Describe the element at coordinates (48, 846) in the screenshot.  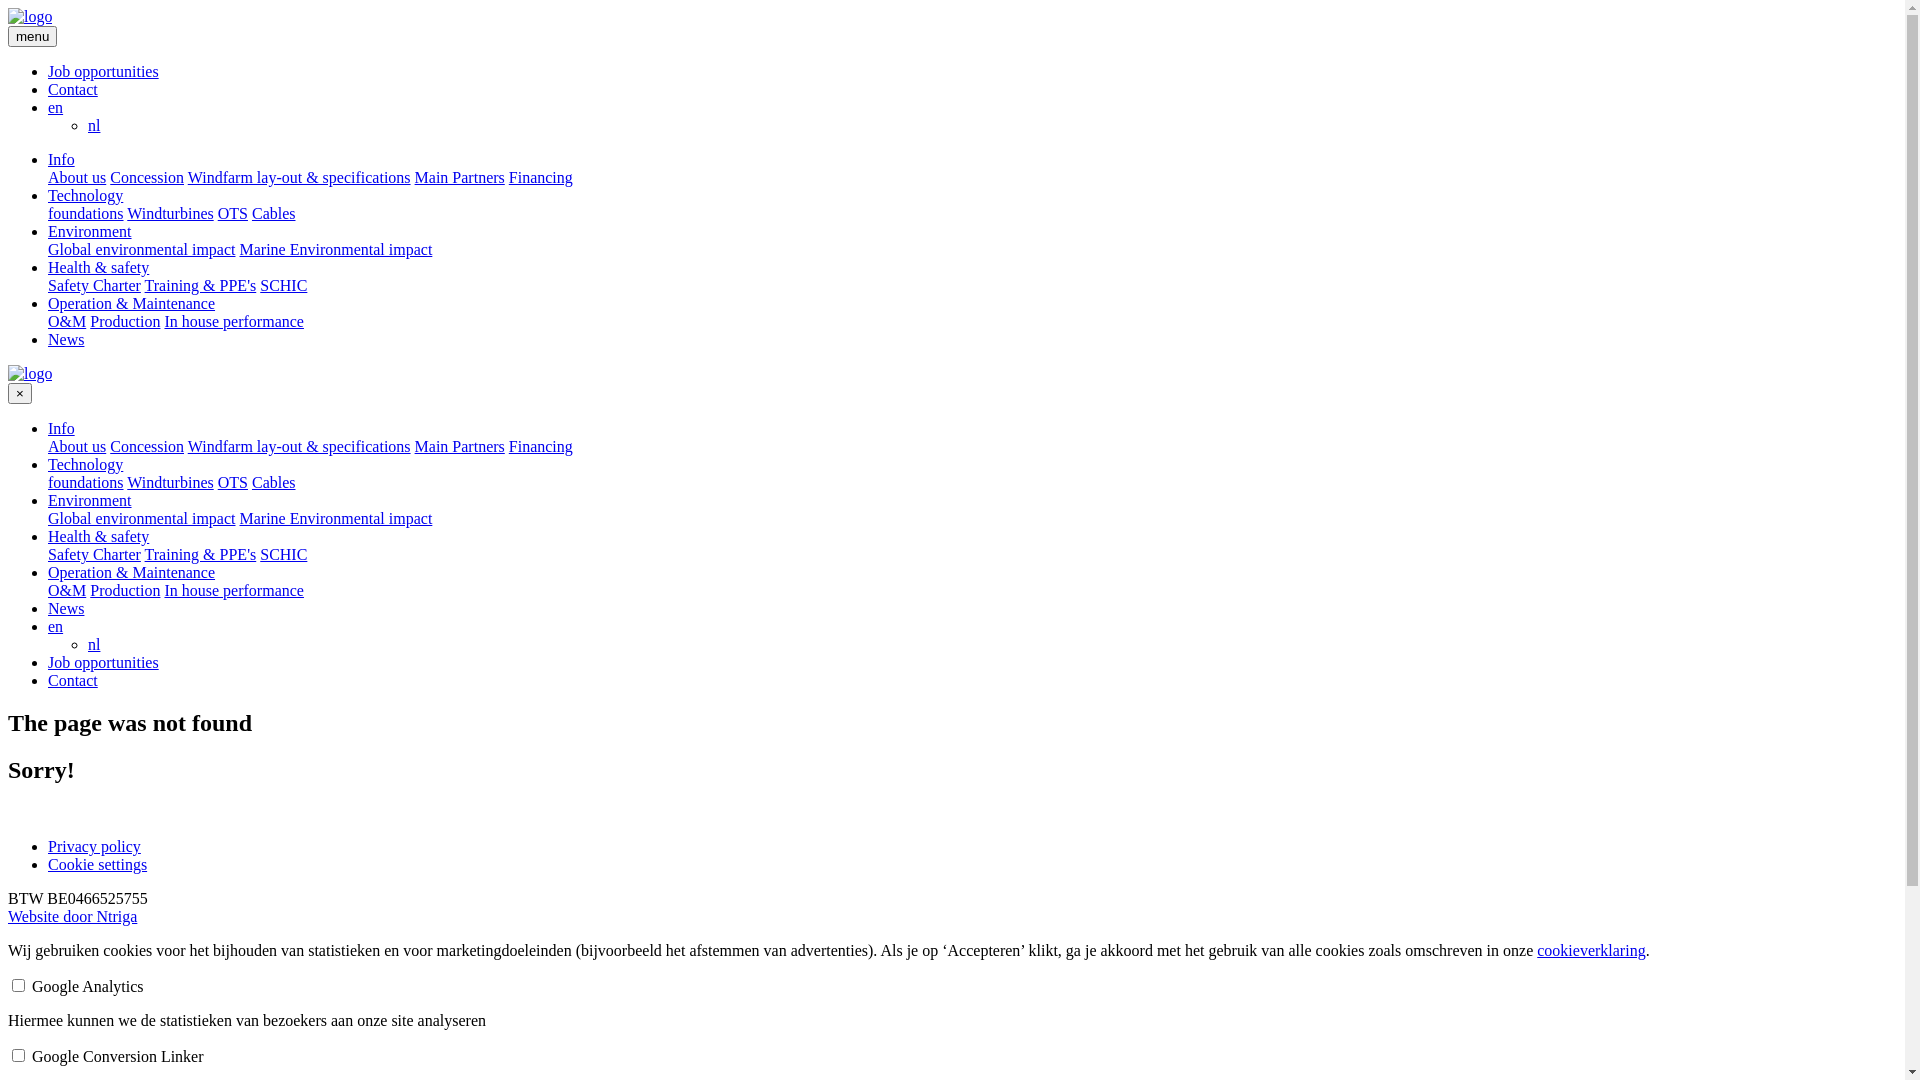
I see `'Privacy policy'` at that location.